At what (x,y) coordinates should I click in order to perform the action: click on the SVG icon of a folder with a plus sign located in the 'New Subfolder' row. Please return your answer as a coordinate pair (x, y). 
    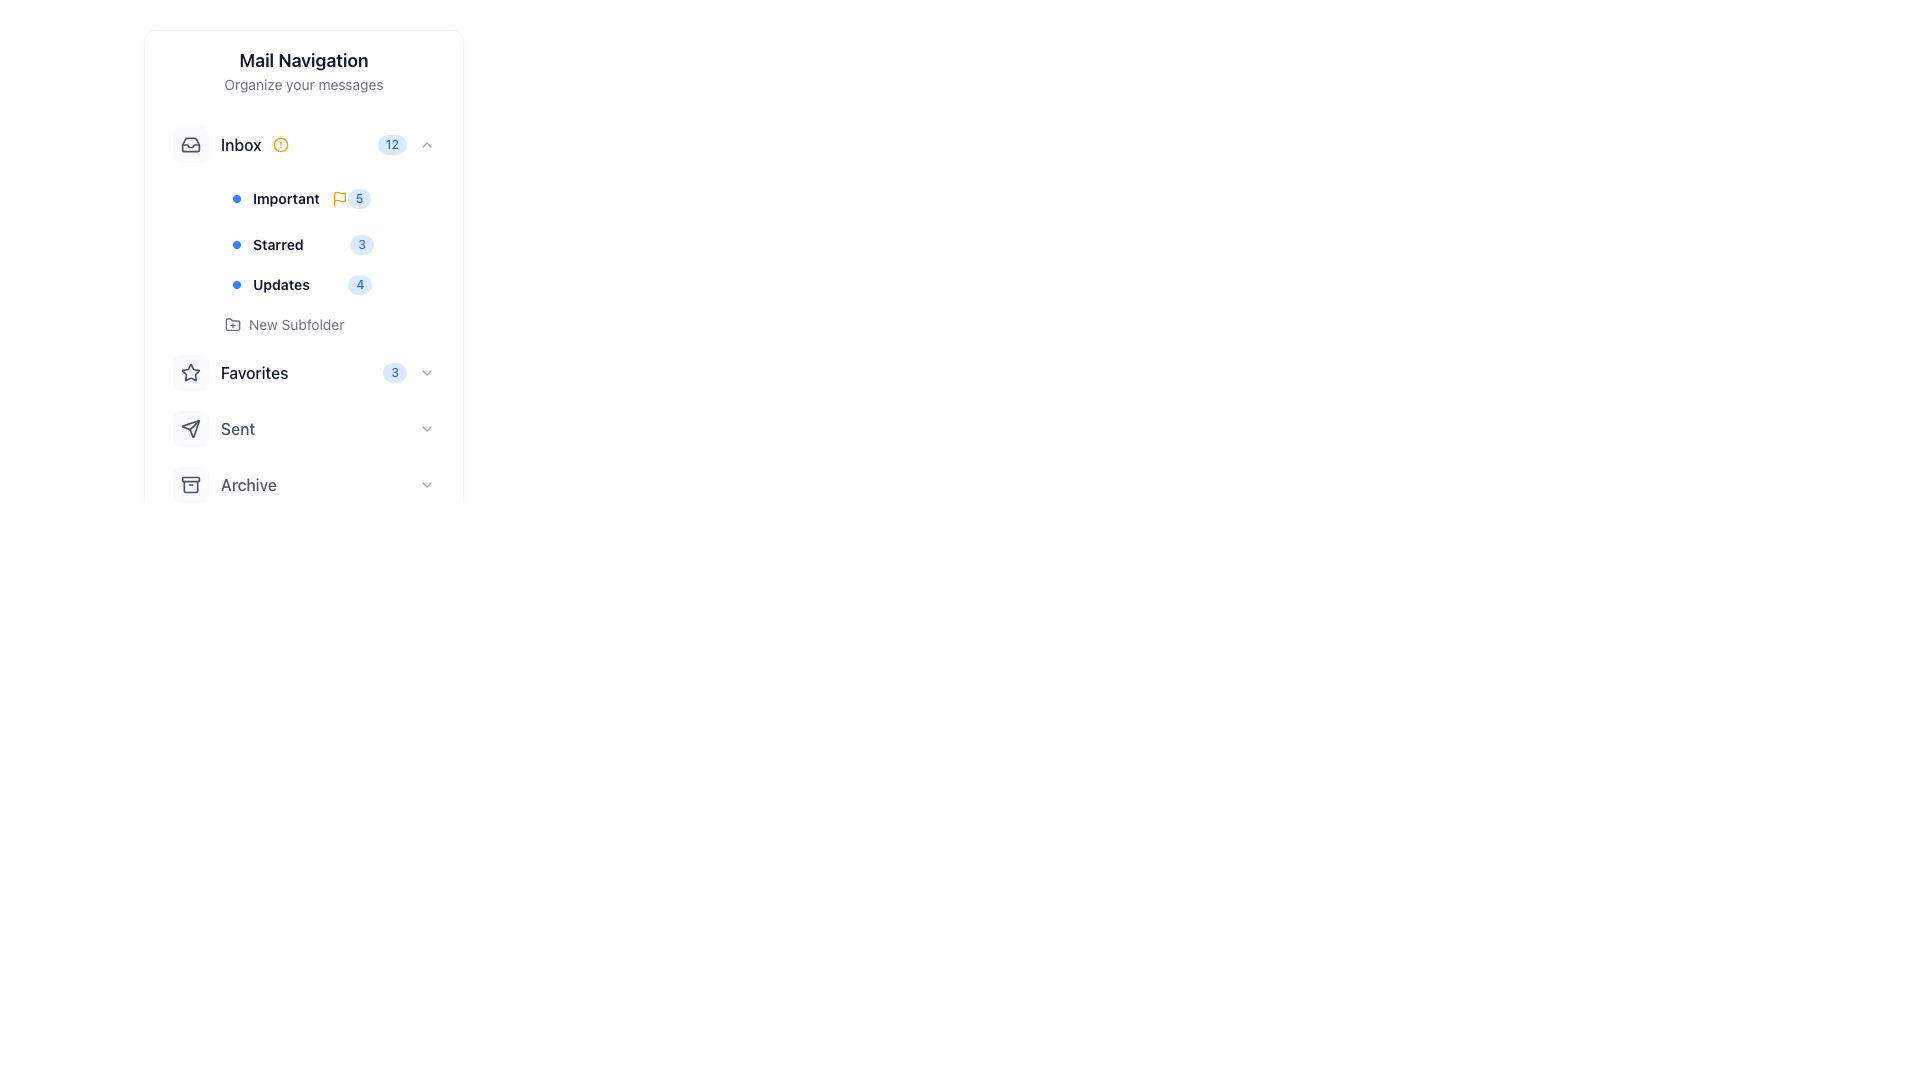
    Looking at the image, I should click on (233, 323).